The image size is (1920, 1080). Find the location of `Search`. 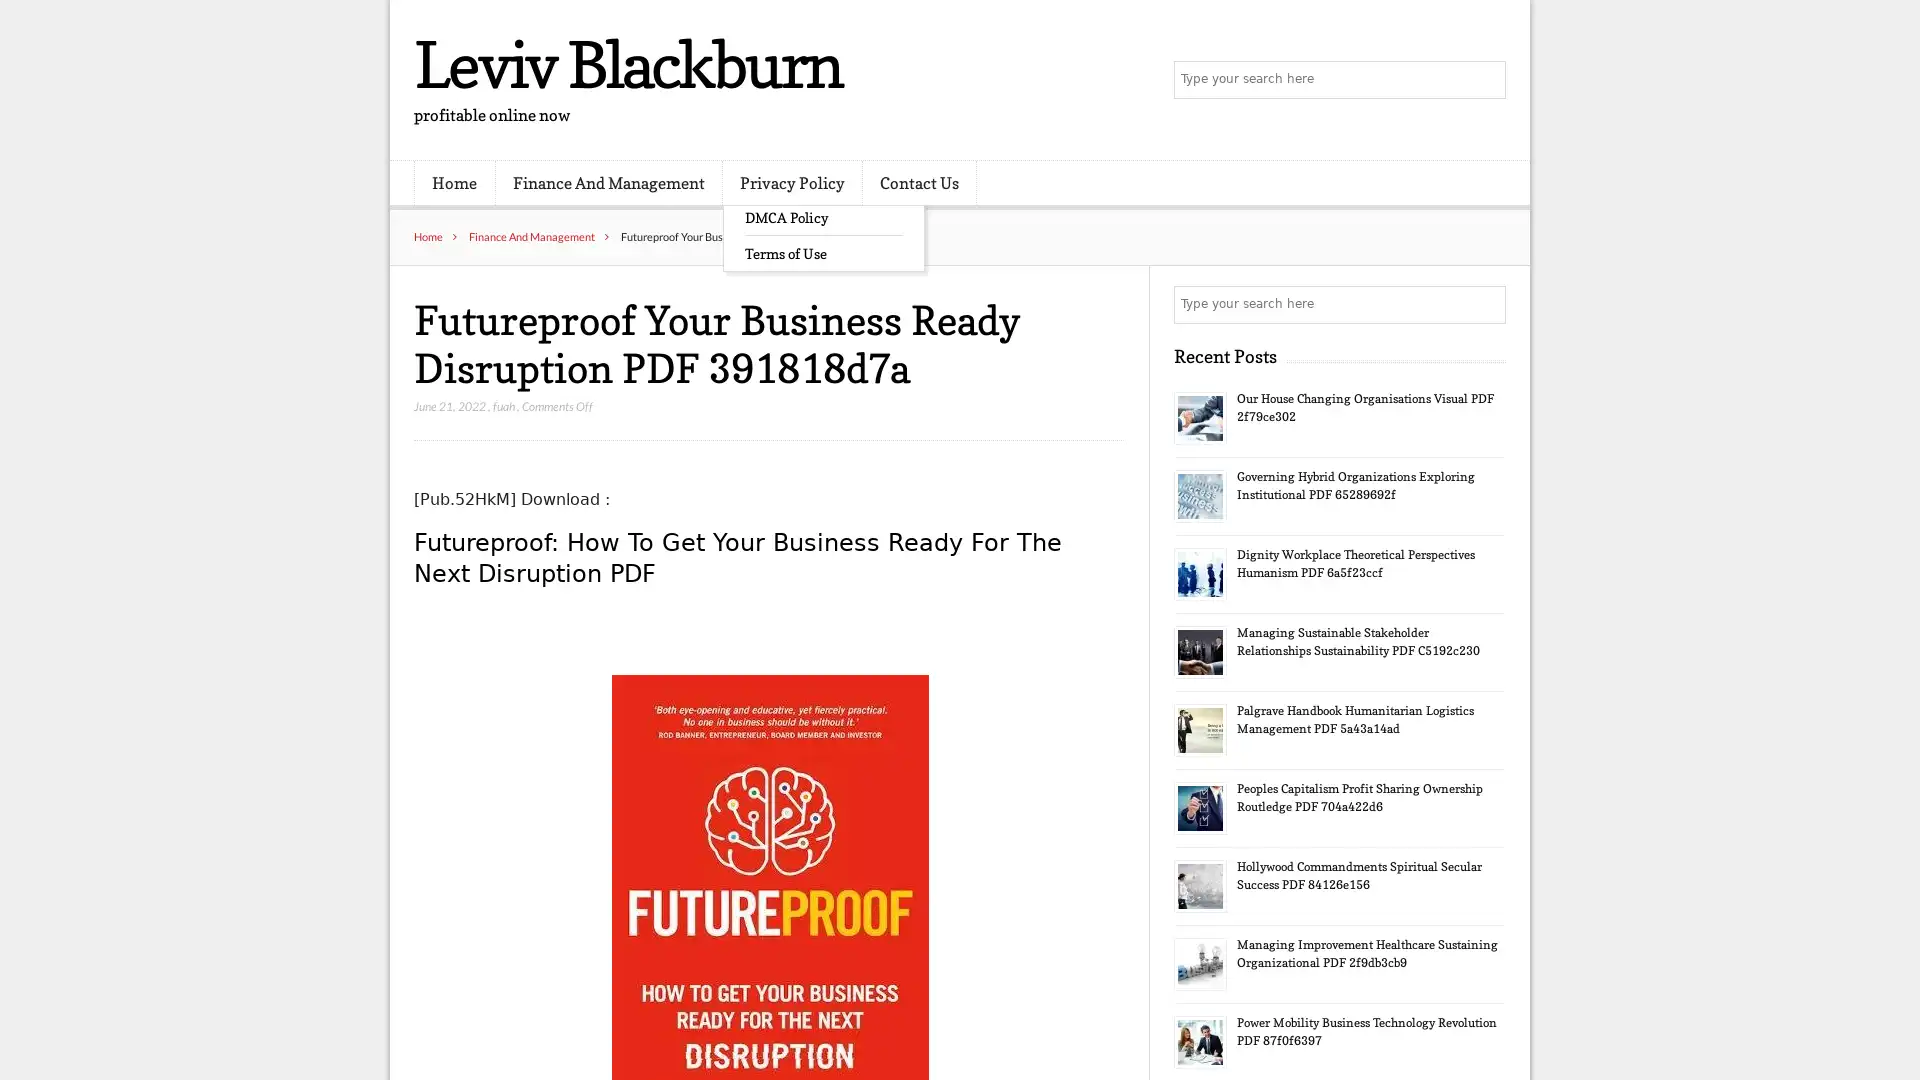

Search is located at coordinates (1485, 80).